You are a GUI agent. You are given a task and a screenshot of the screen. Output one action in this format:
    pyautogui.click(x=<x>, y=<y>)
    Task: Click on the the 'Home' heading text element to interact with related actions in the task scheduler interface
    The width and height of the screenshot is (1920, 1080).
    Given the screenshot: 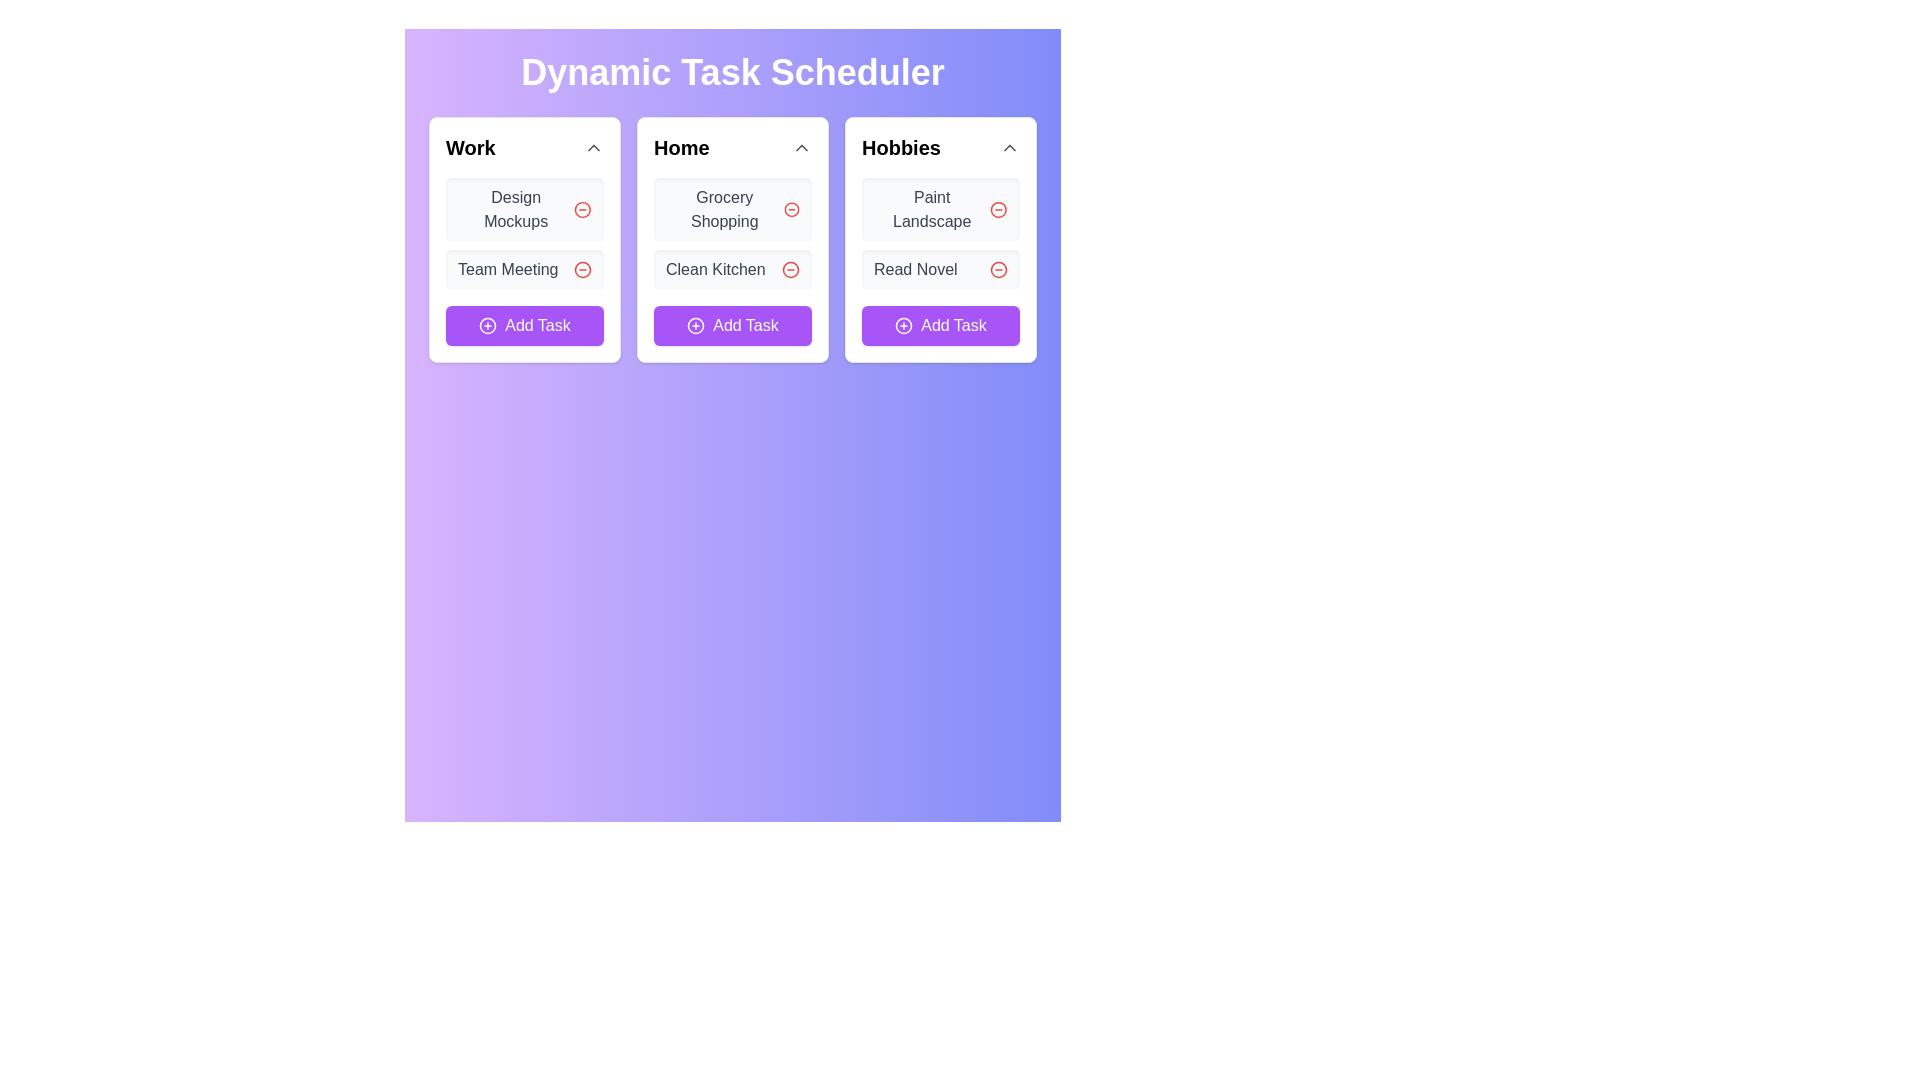 What is the action you would take?
    pyautogui.click(x=681, y=146)
    